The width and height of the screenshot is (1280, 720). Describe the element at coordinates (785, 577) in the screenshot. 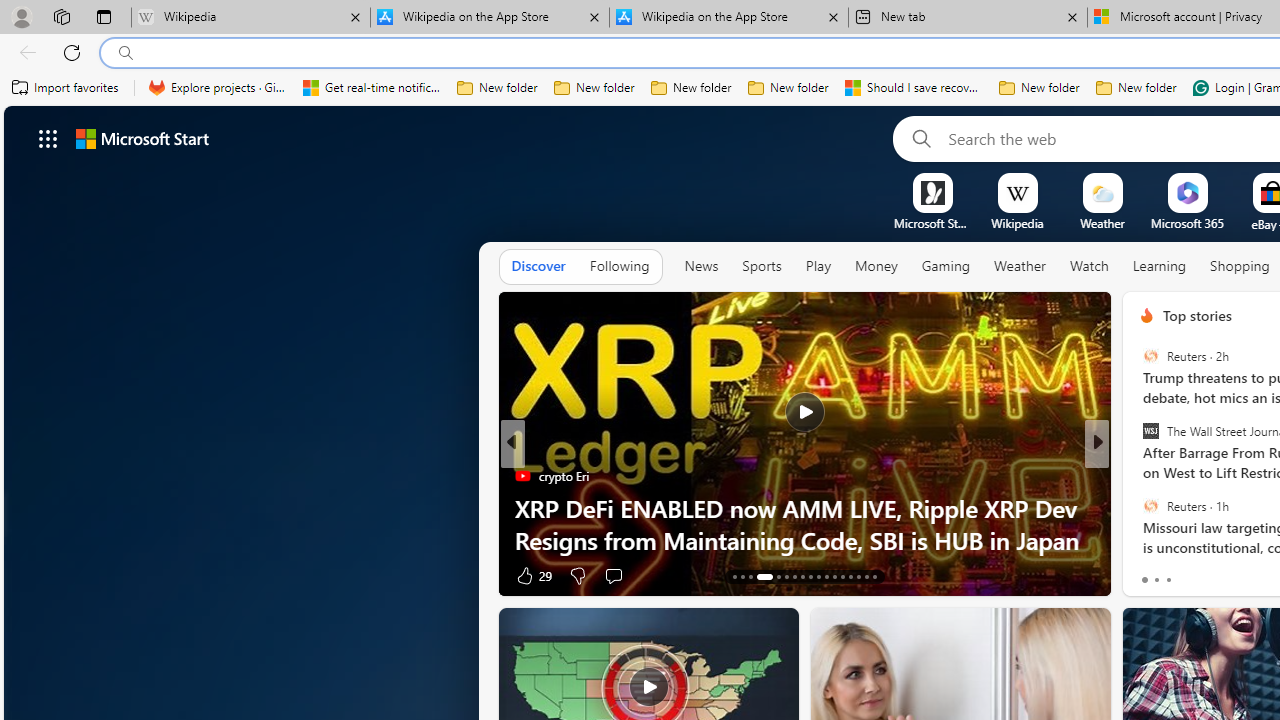

I see `'AutomationID: tab-18'` at that location.